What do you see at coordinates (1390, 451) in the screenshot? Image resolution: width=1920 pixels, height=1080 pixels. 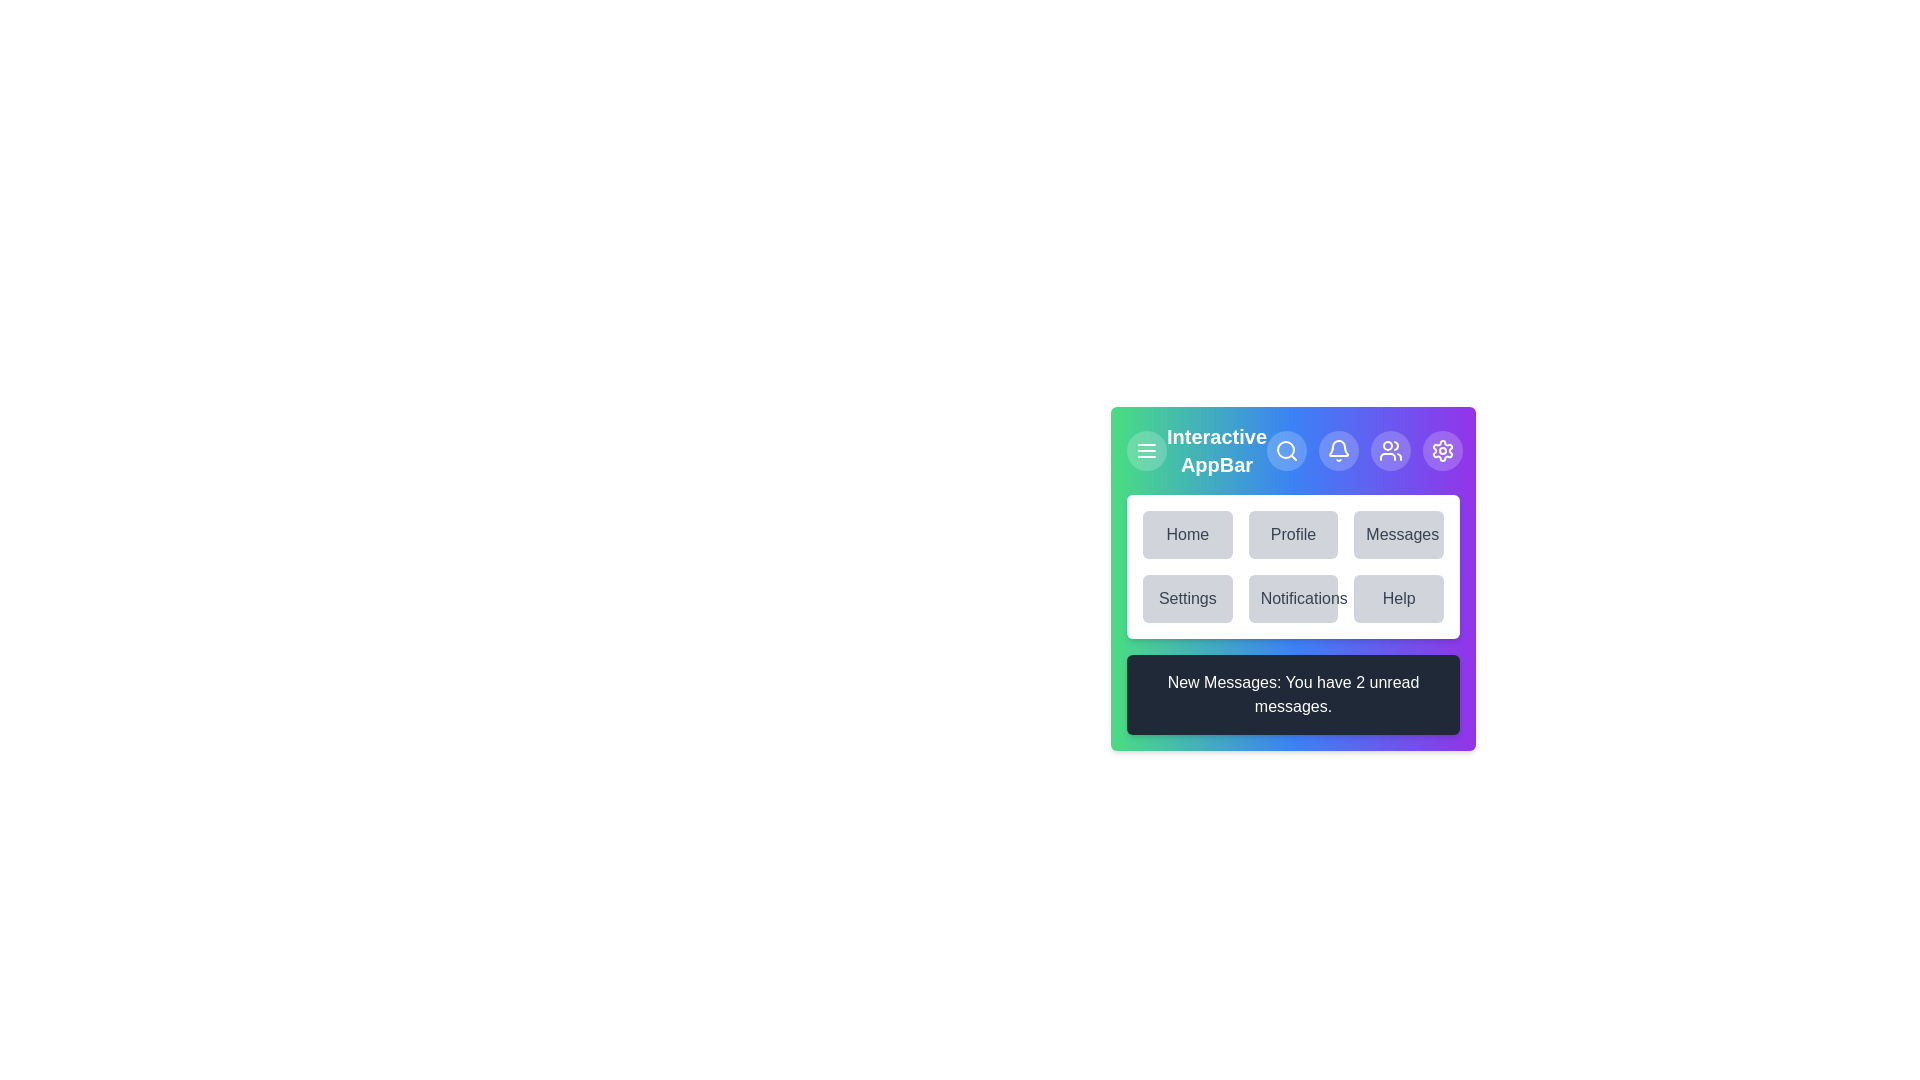 I see `the user icon to manage user-related actions` at bounding box center [1390, 451].